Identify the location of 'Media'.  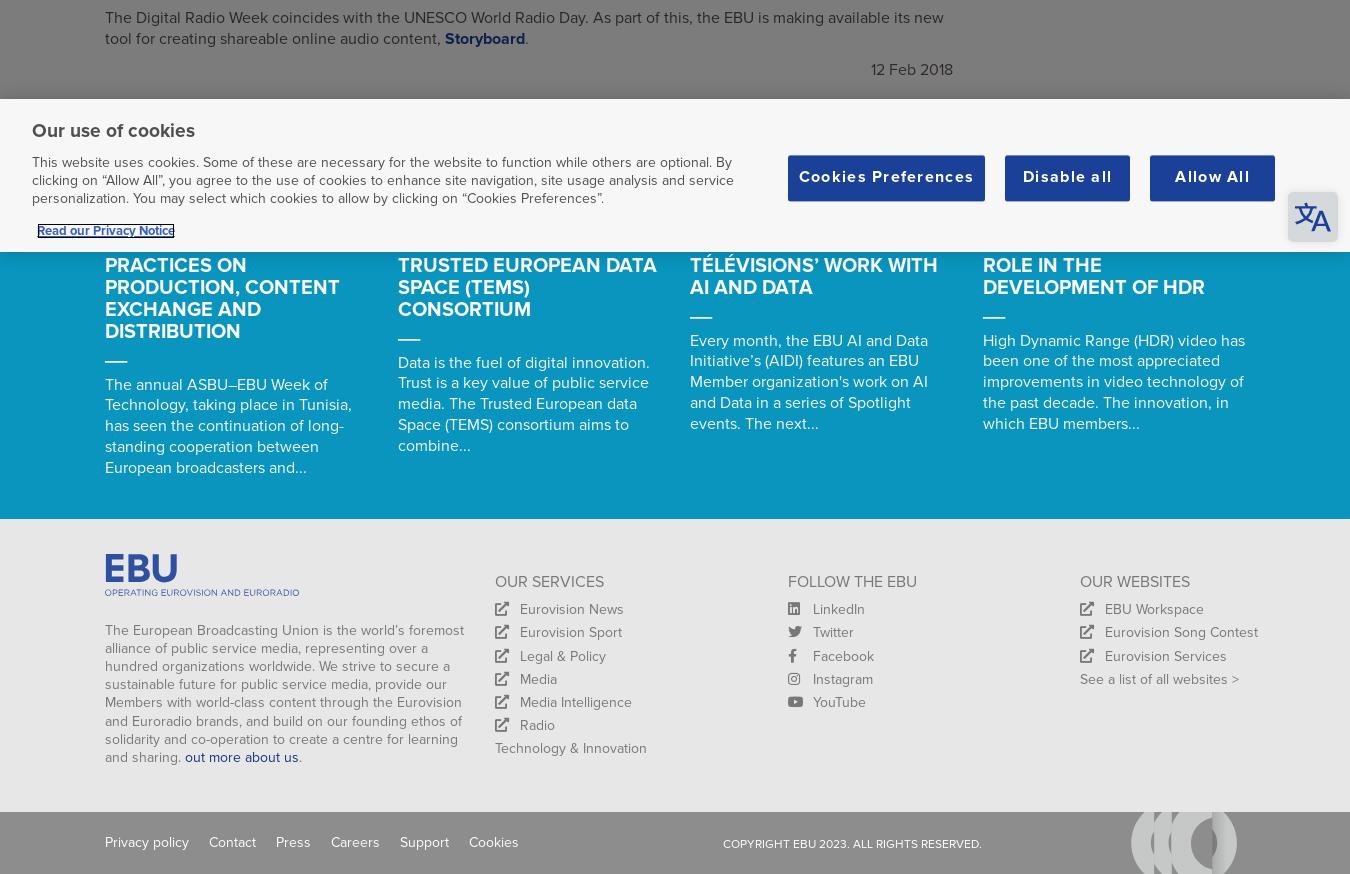
(537, 678).